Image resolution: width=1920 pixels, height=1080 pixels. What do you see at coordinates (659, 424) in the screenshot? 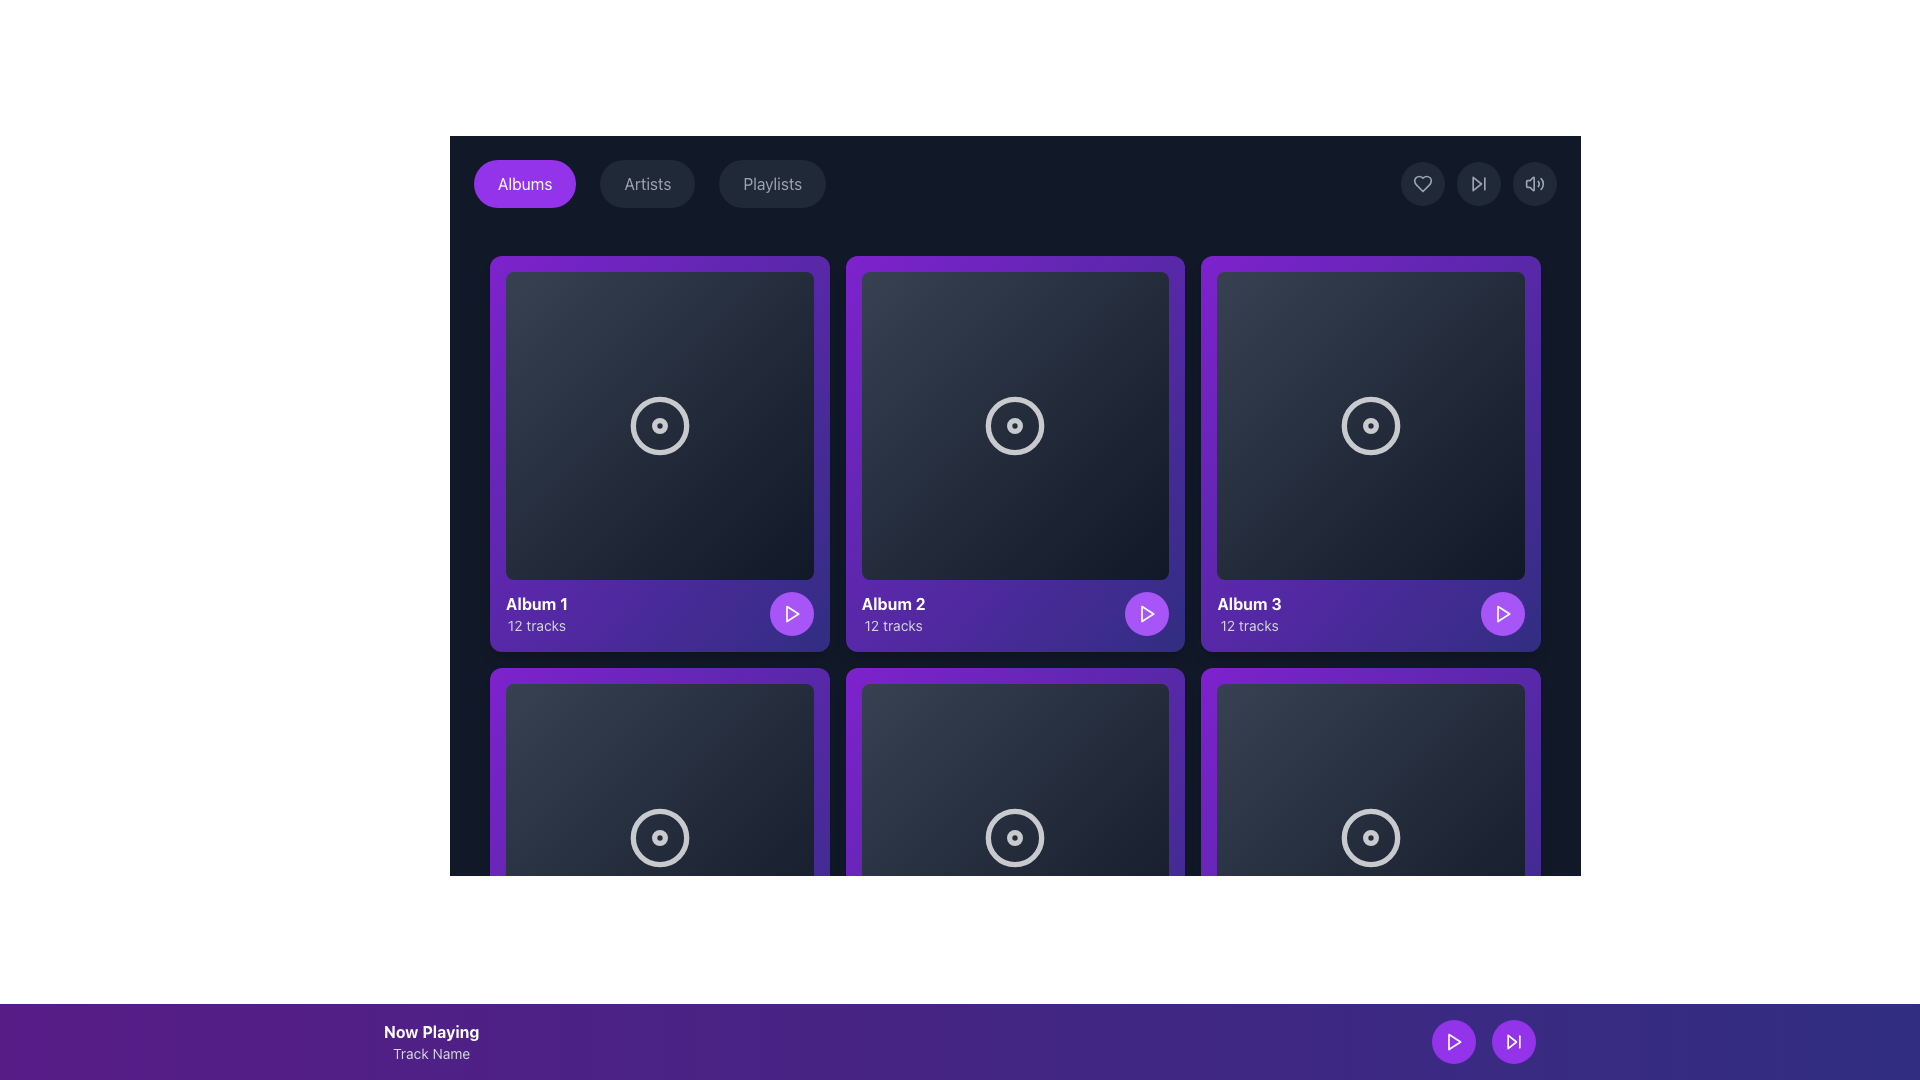
I see `the decorative disc-like graphical element located at the center of the first album tile in the top-left corner of the album grid` at bounding box center [659, 424].